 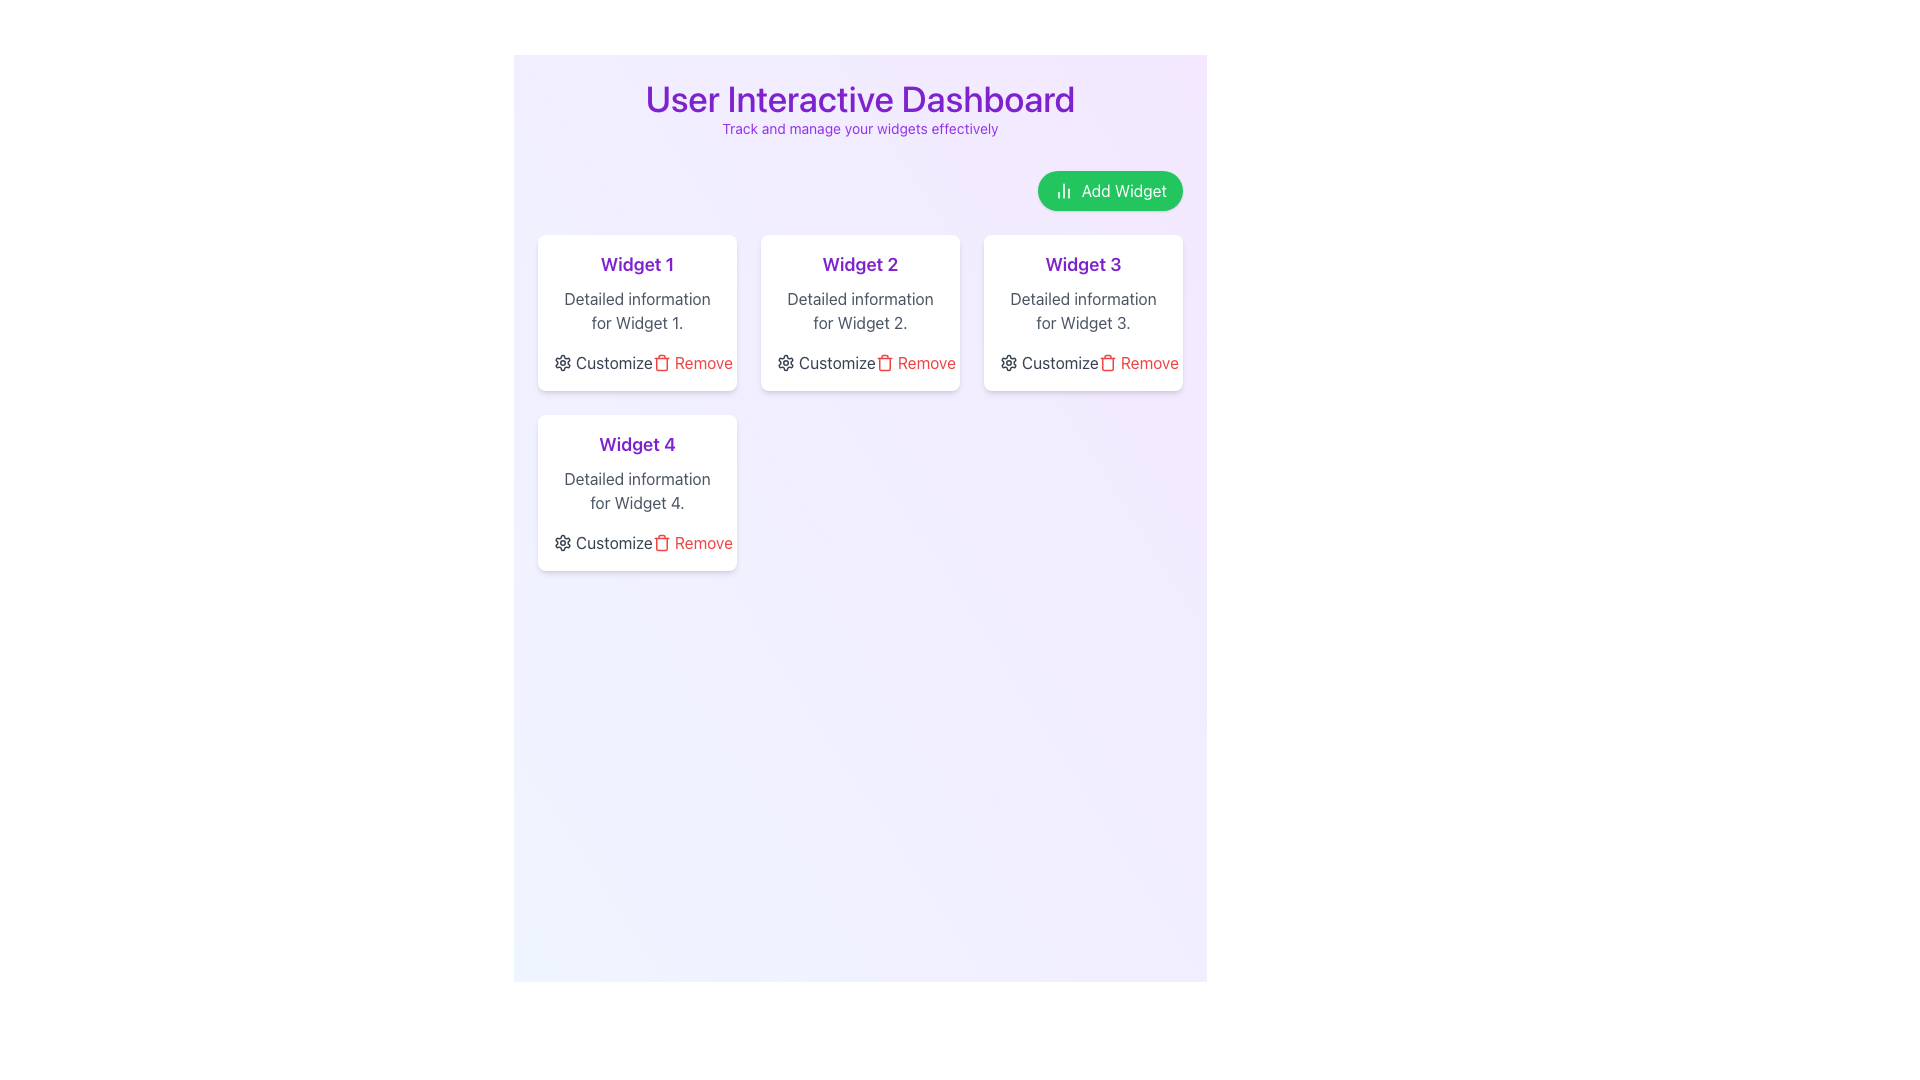 I want to click on the button for adding a new widget to the dashboard, so click(x=1109, y=191).